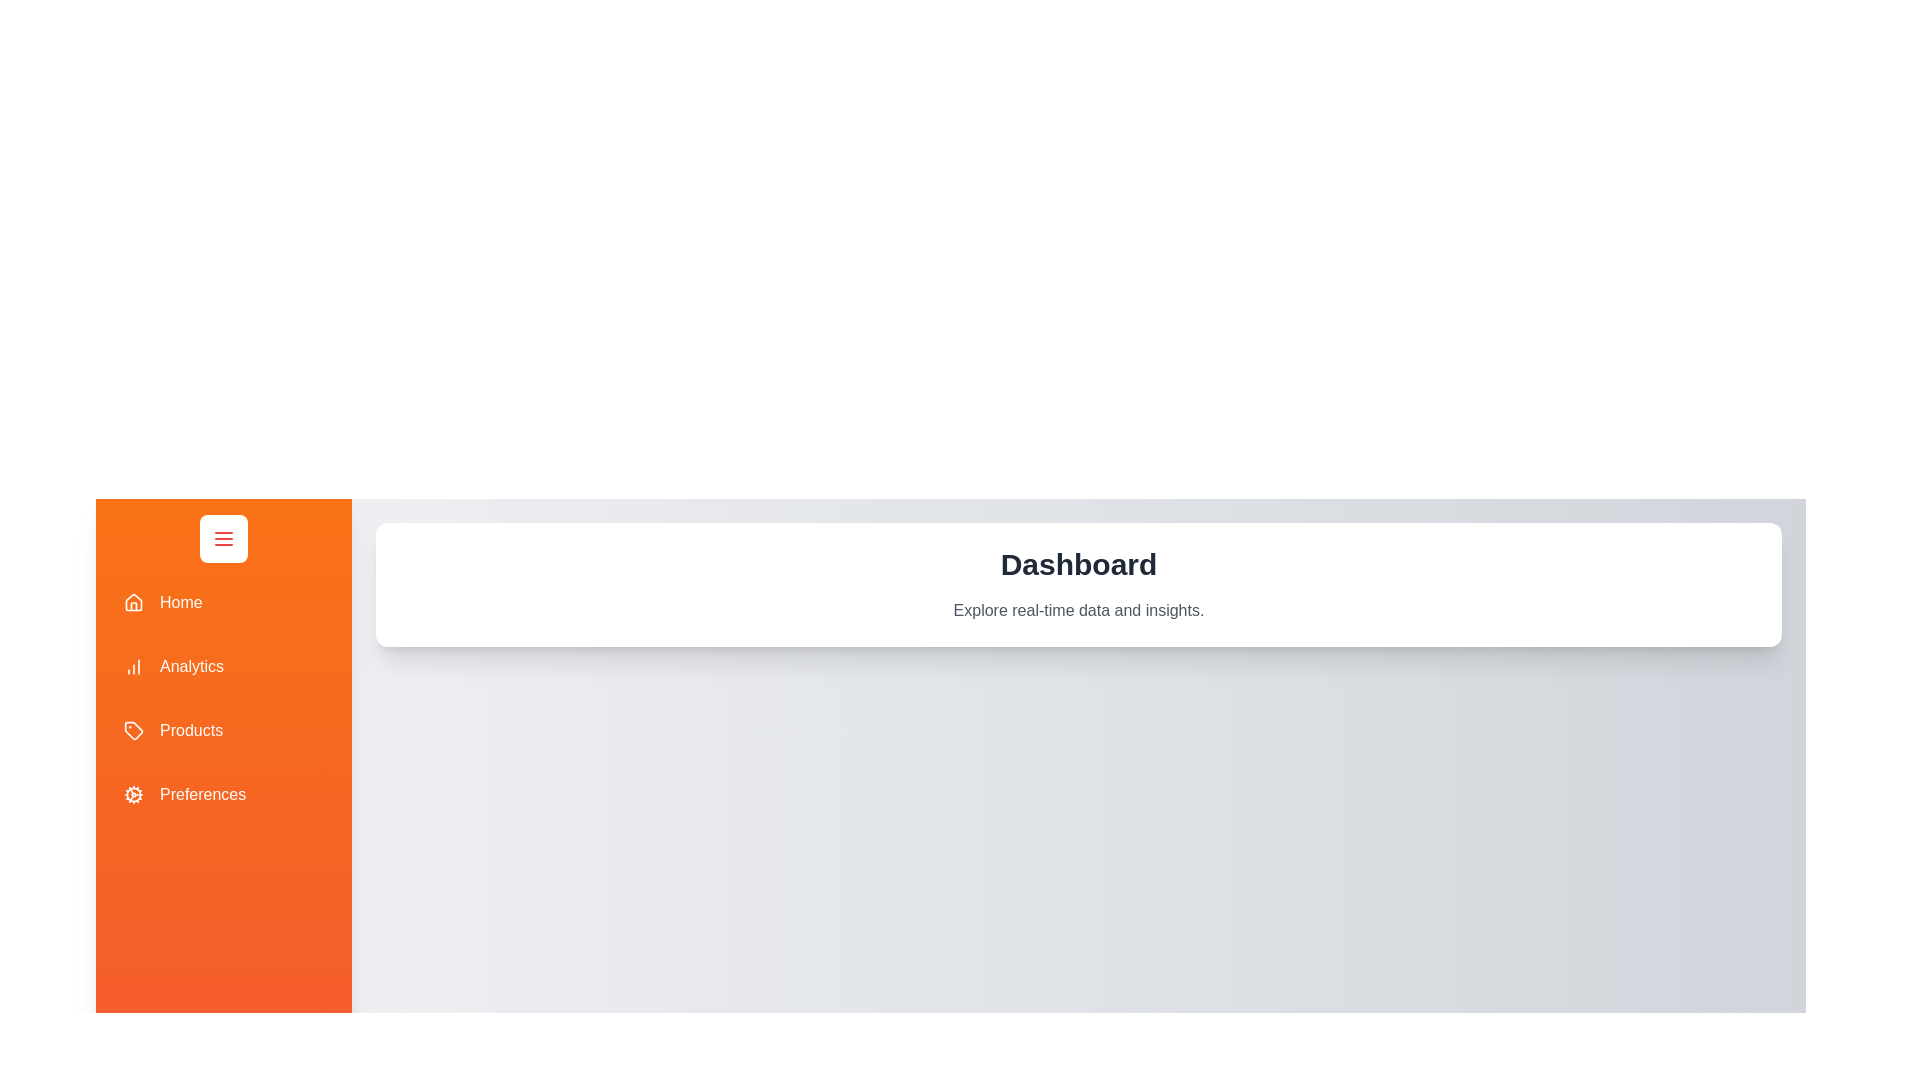 The height and width of the screenshot is (1080, 1920). Describe the element at coordinates (224, 667) in the screenshot. I see `the drawer item labeled 'Analytics' to observe its hover effect` at that location.